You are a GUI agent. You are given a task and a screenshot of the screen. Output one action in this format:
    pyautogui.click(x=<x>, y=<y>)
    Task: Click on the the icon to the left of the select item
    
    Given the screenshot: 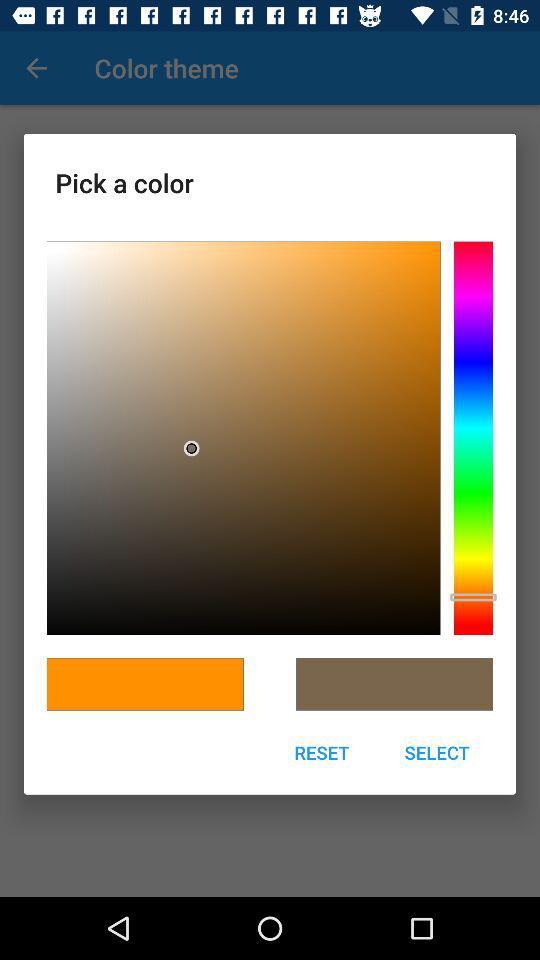 What is the action you would take?
    pyautogui.click(x=321, y=751)
    